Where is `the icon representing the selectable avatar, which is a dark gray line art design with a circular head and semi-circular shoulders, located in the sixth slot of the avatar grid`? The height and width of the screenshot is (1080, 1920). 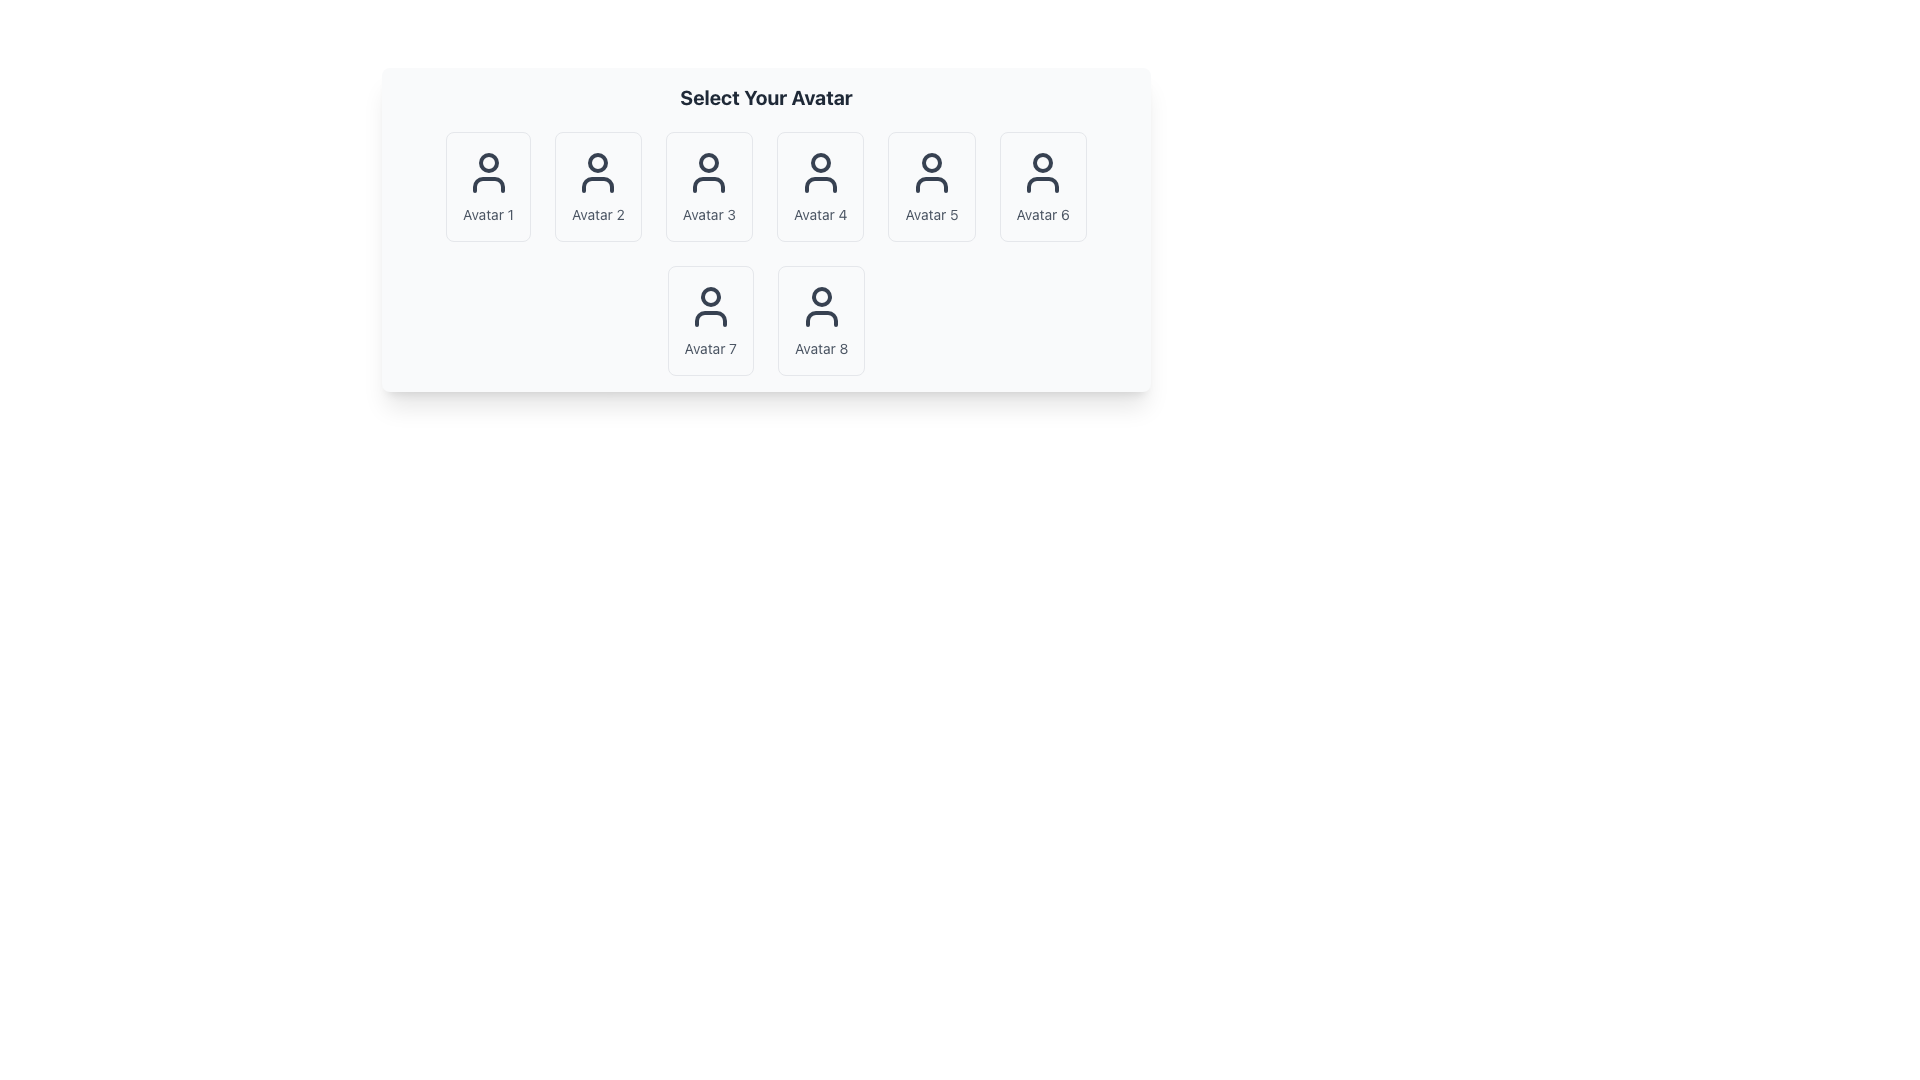
the icon representing the selectable avatar, which is a dark gray line art design with a circular head and semi-circular shoulders, located in the sixth slot of the avatar grid is located at coordinates (1042, 172).